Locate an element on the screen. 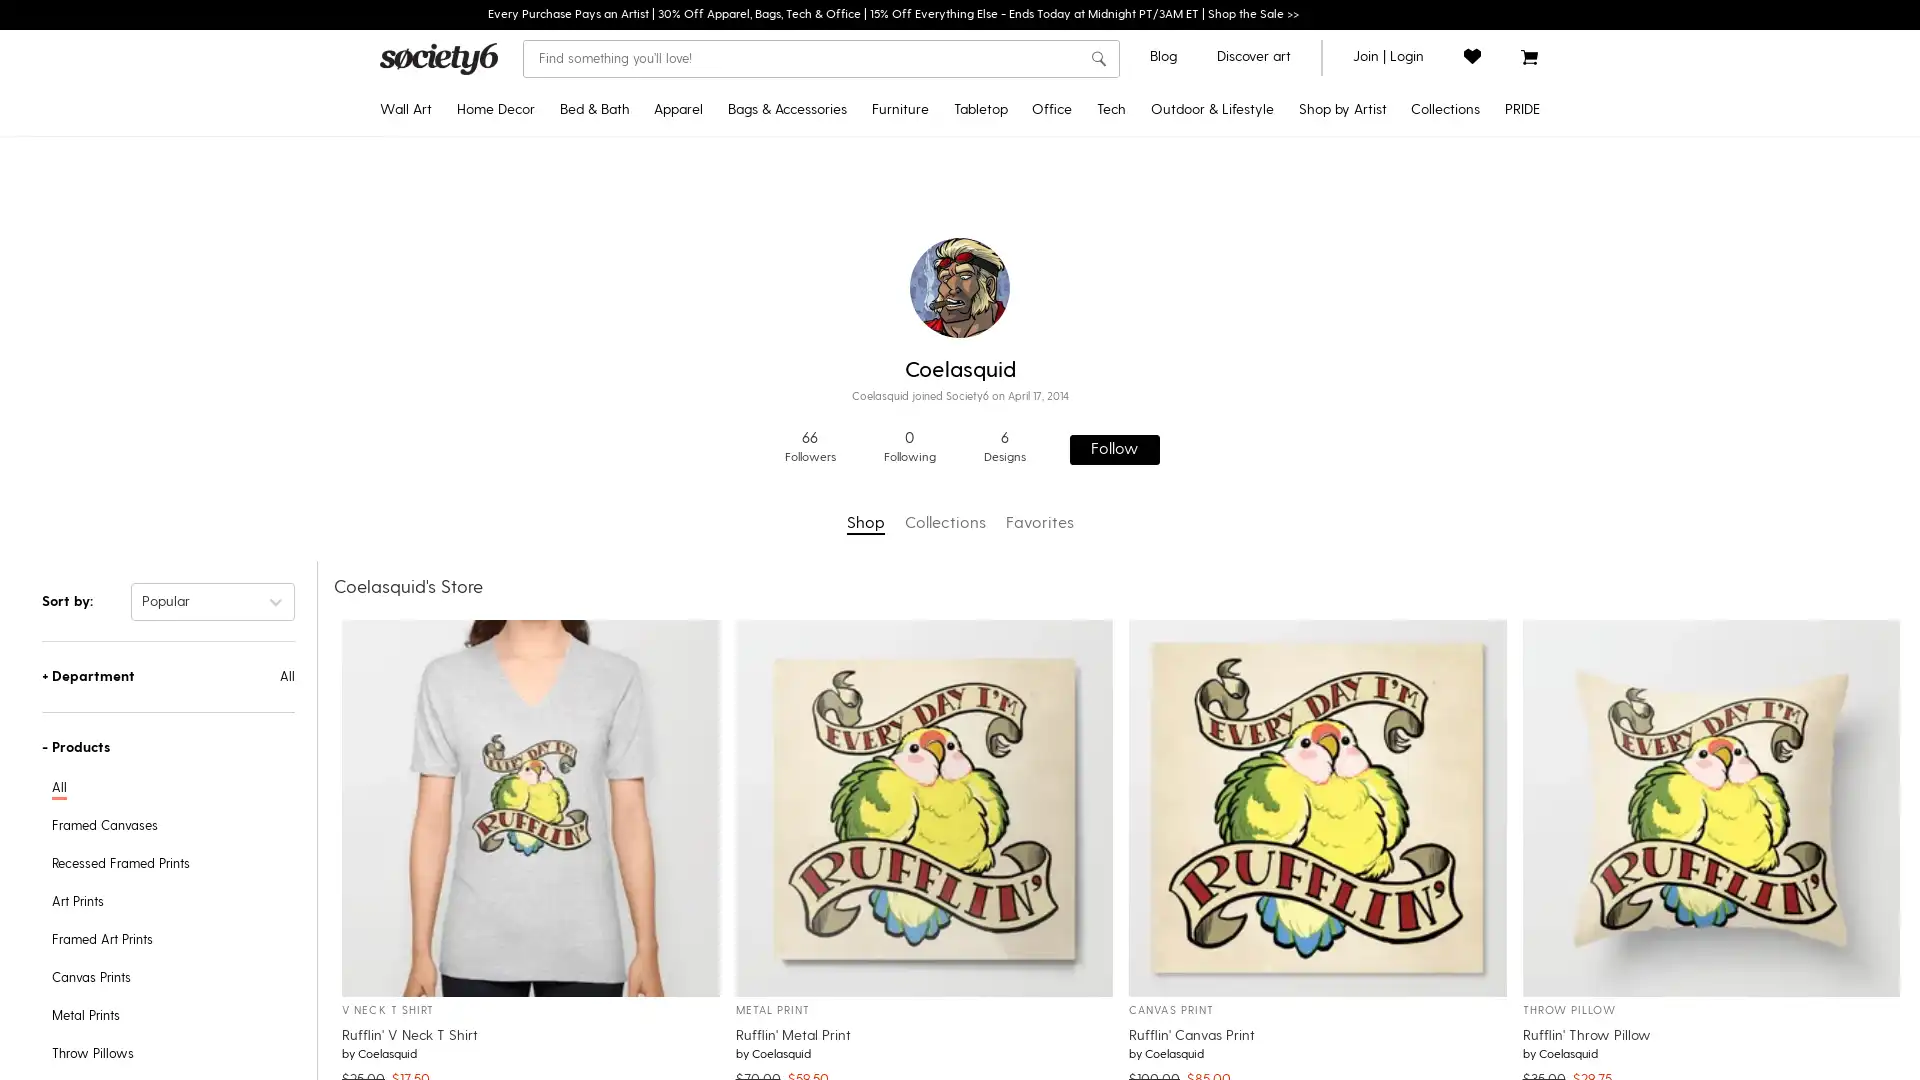 Image resolution: width=1920 pixels, height=1080 pixels. Gifts for Grads is located at coordinates (1371, 193).